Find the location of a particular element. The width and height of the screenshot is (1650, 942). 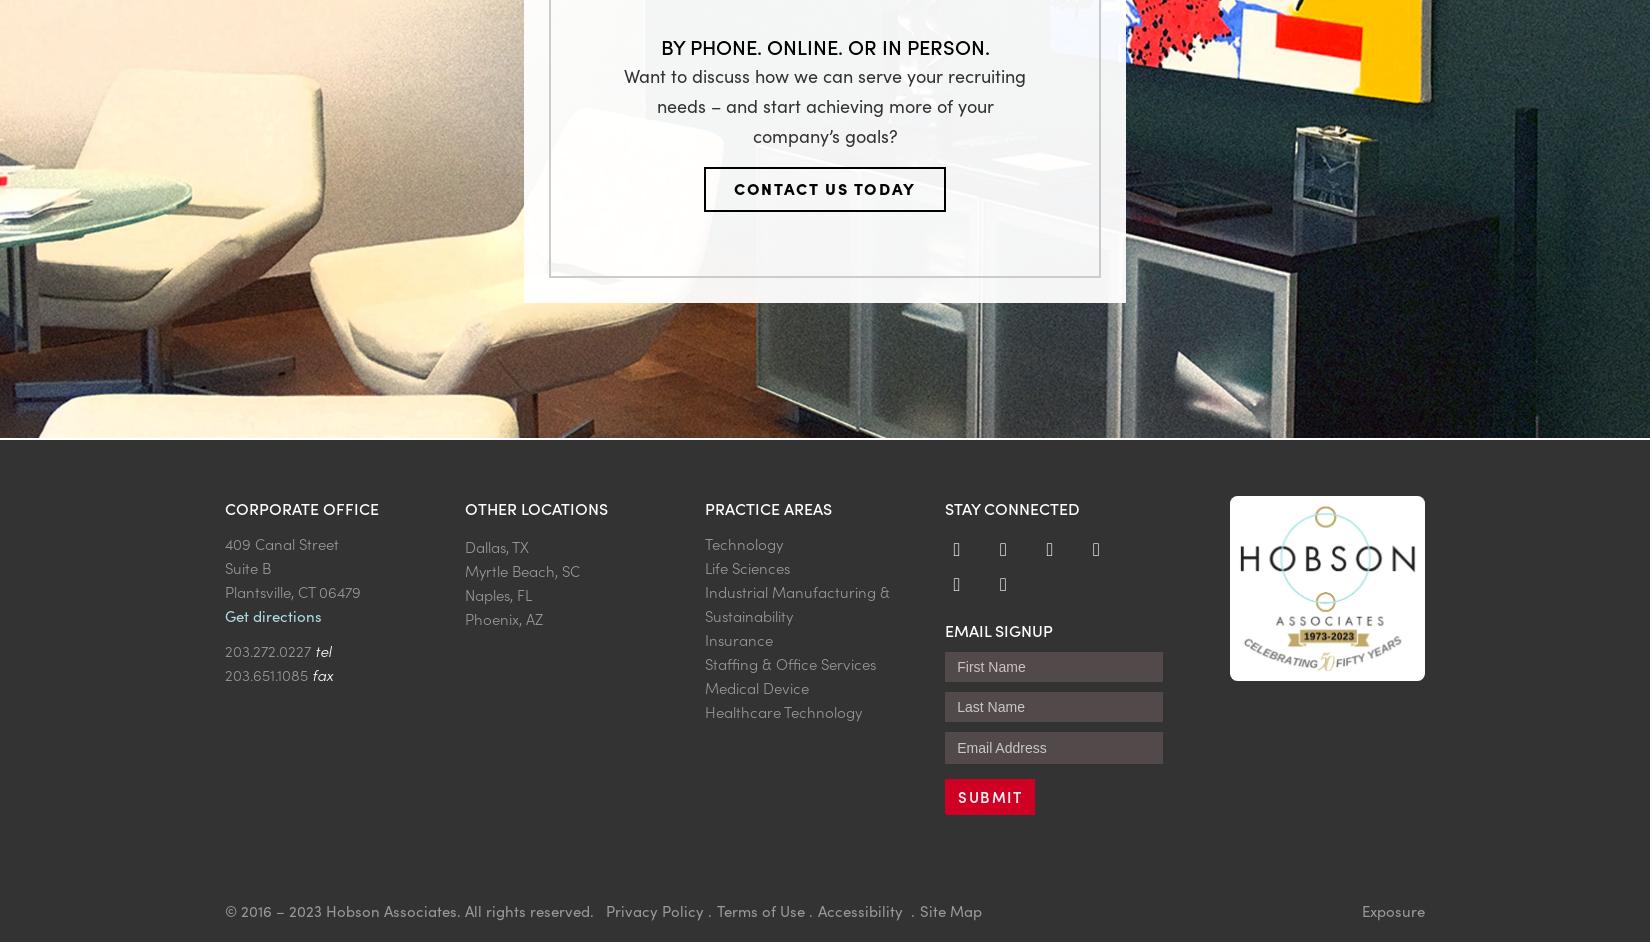

'Accessibility' is located at coordinates (861, 908).